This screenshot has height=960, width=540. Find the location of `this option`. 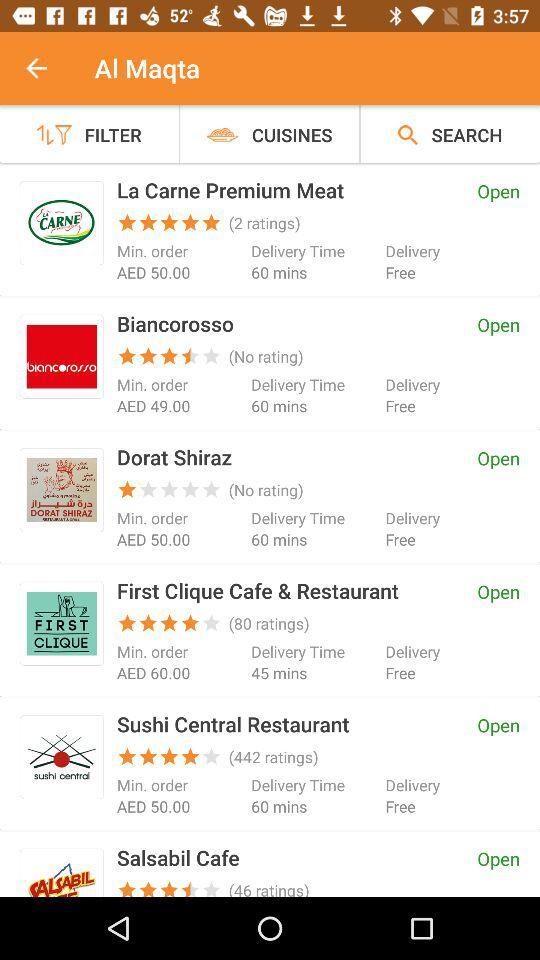

this option is located at coordinates (61, 622).